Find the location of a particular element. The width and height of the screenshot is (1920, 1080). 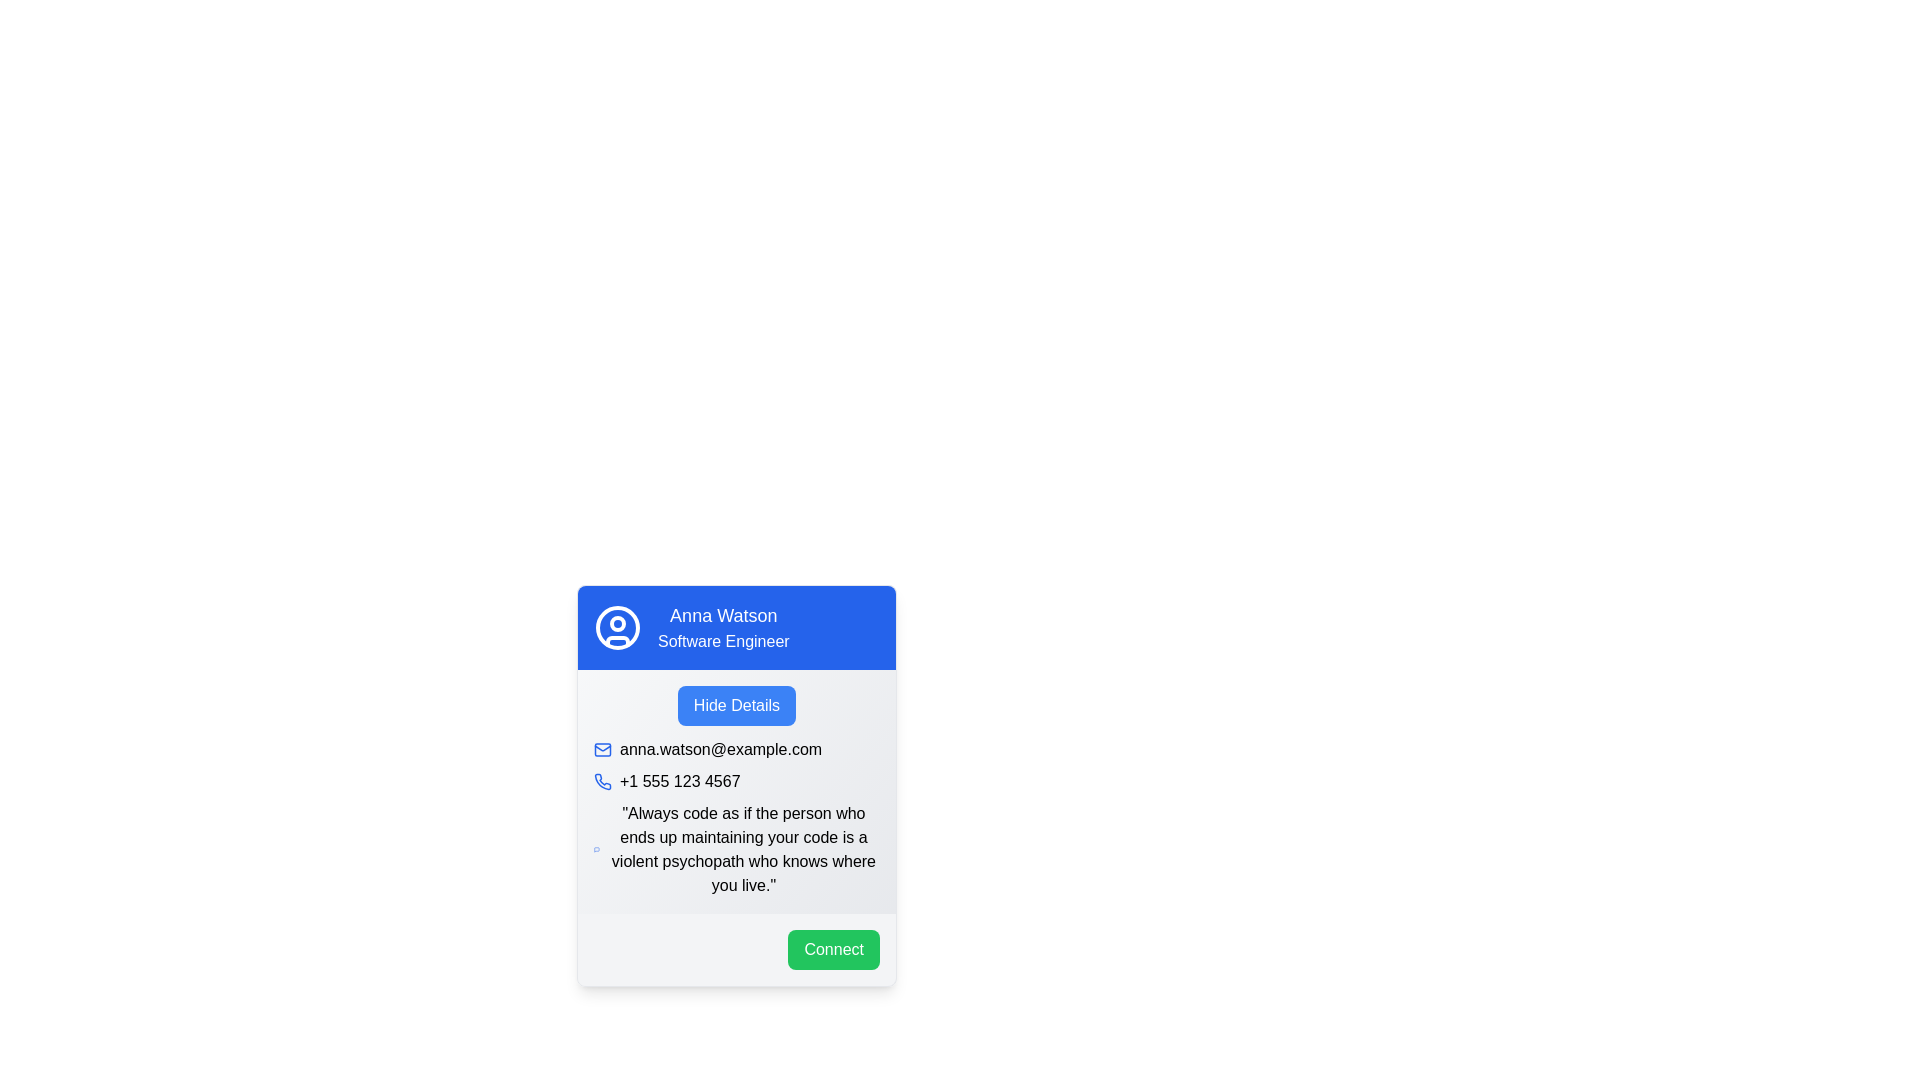

the phone number '+1 555 123 4567' displayed in the contact information section is located at coordinates (736, 781).